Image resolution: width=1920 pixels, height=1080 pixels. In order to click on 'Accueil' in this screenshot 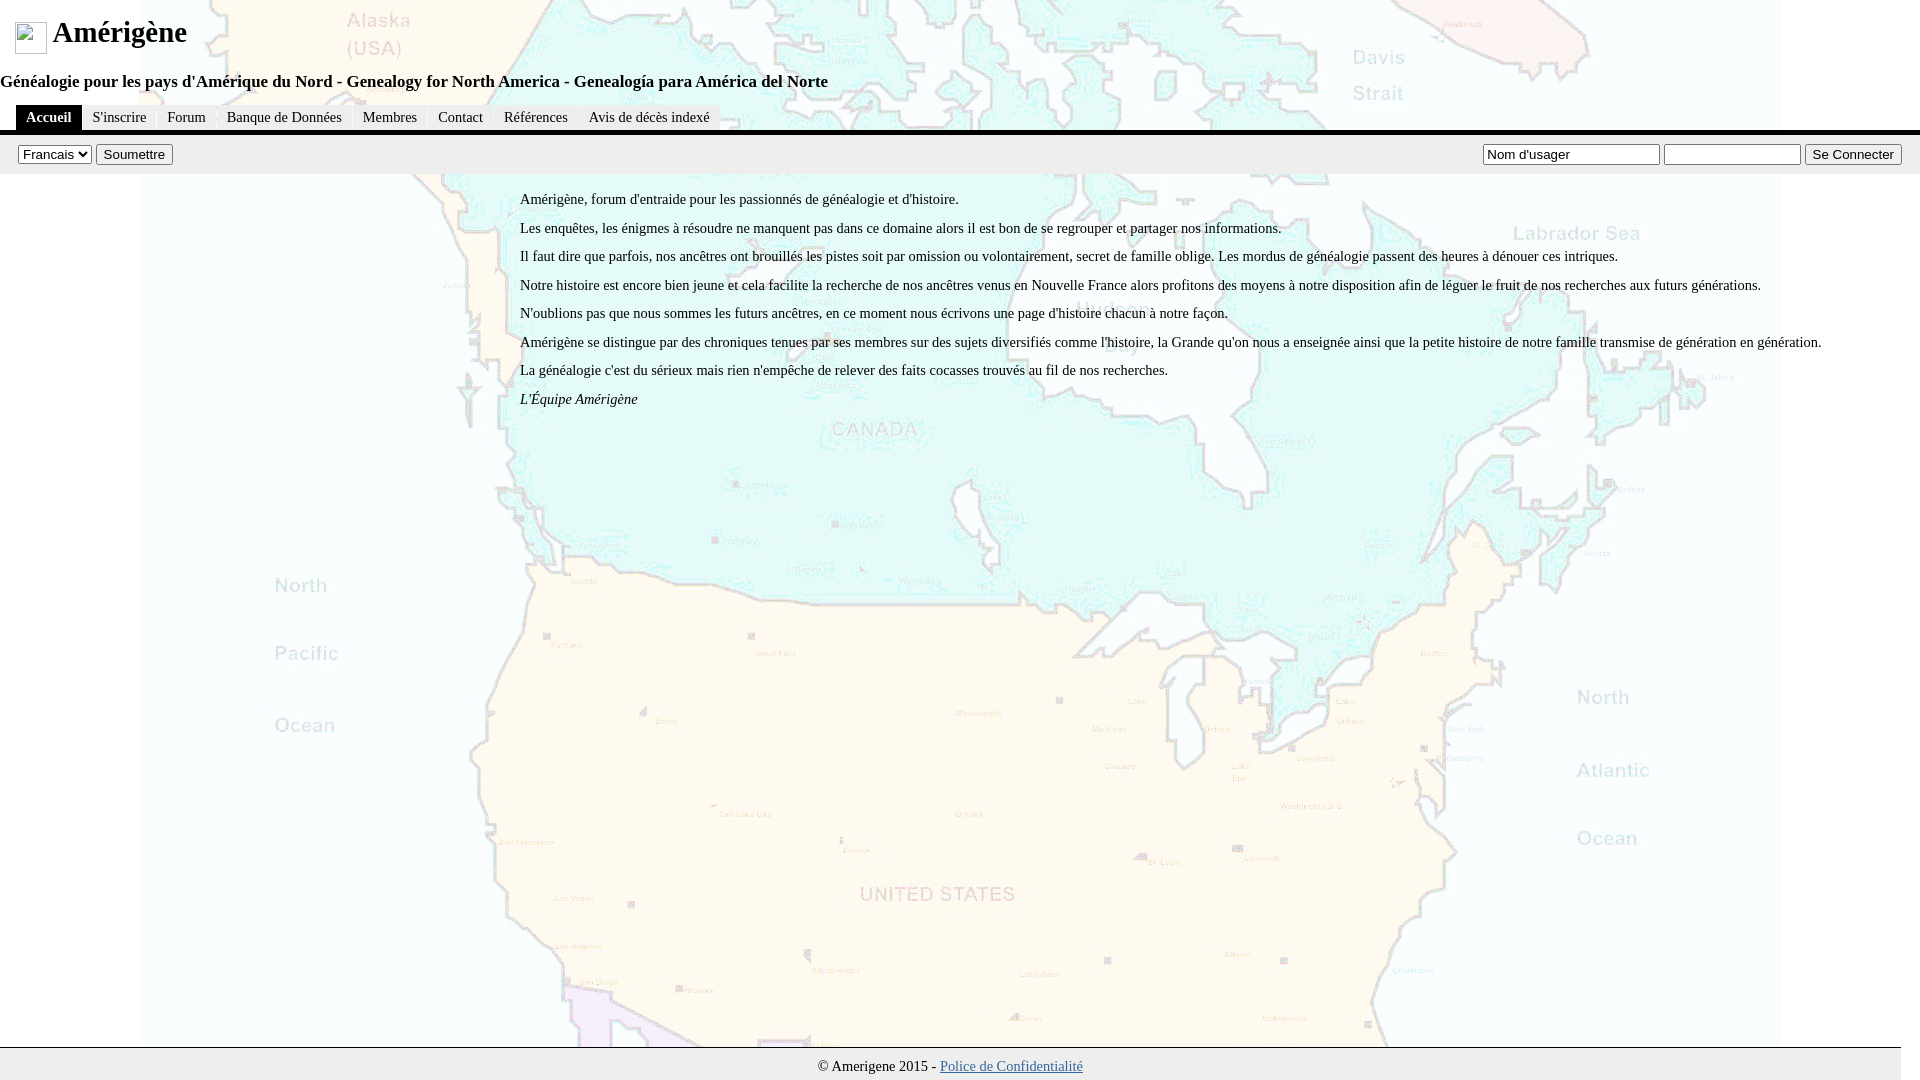, I will do `click(48, 117)`.